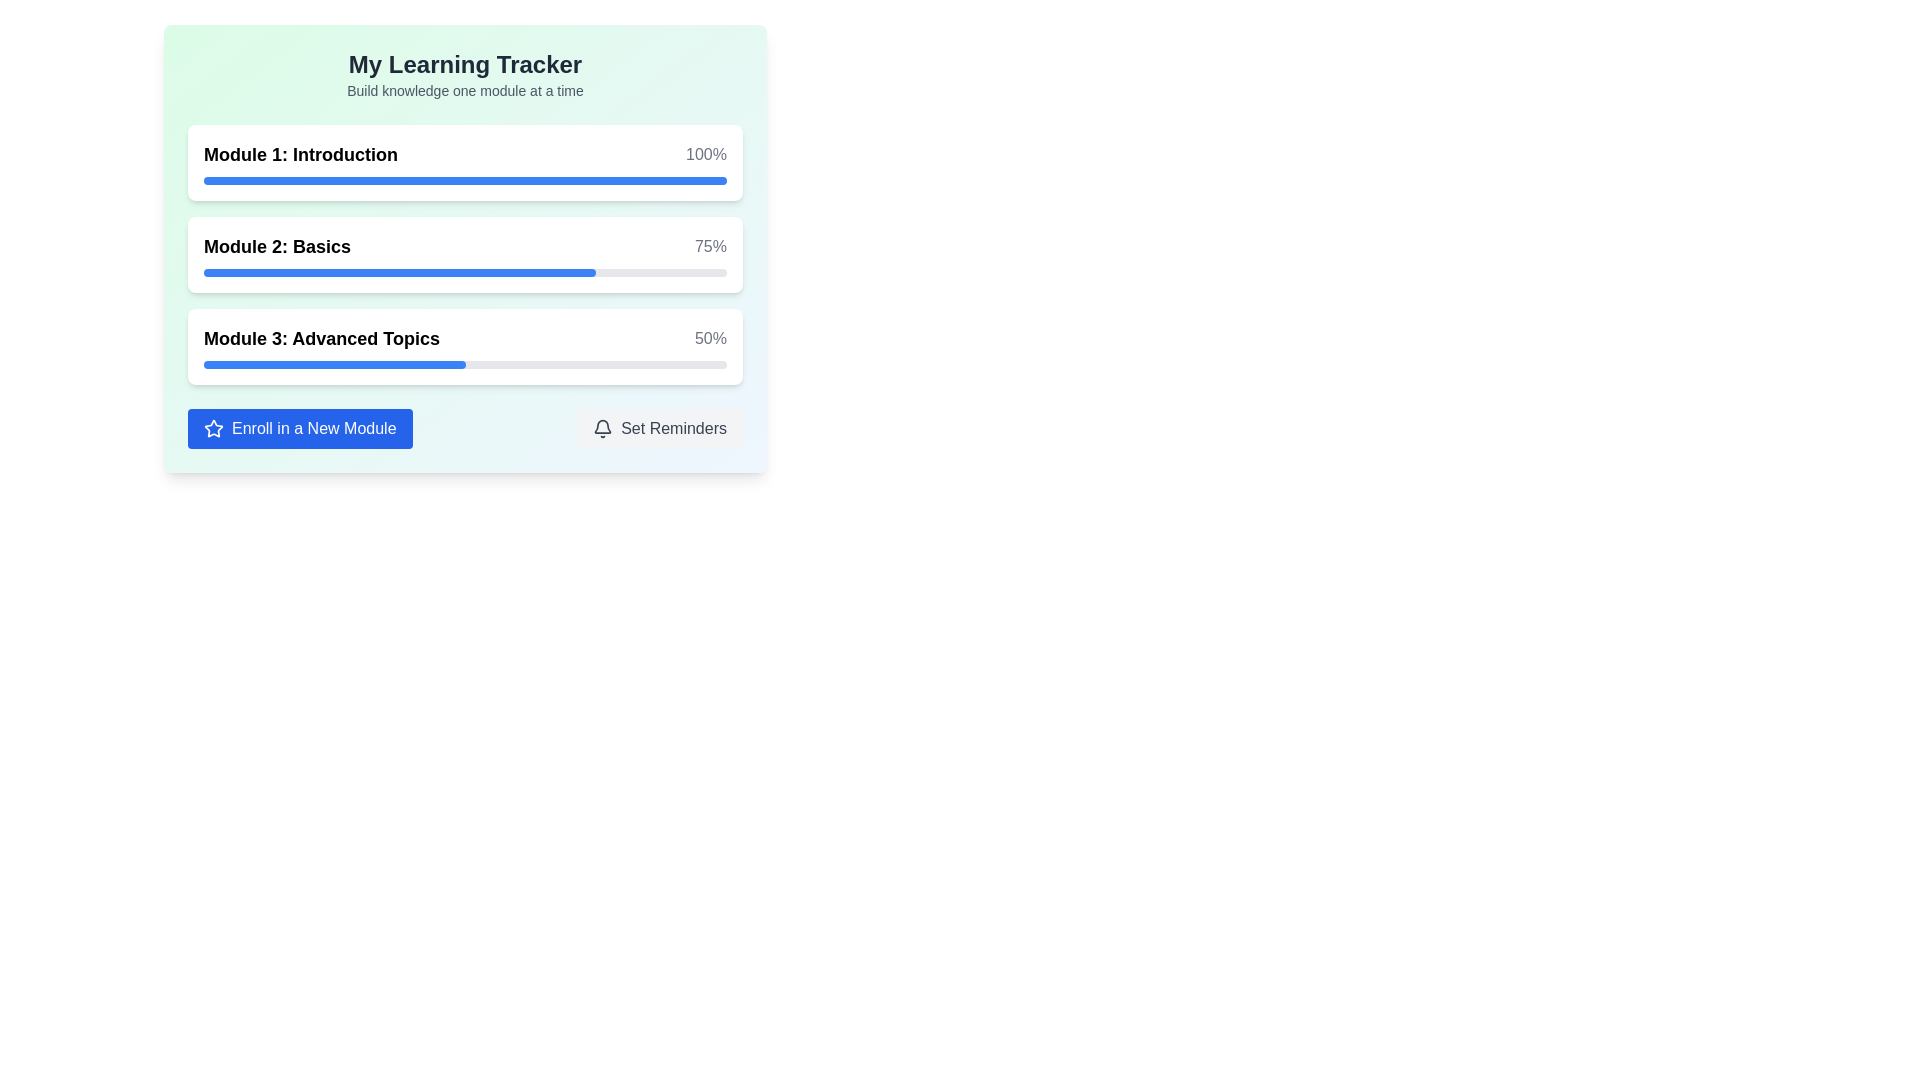 The image size is (1920, 1080). Describe the element at coordinates (464, 181) in the screenshot. I see `the thin rectangular gray progress bar located below the 'Module 1: Introduction' label` at that location.